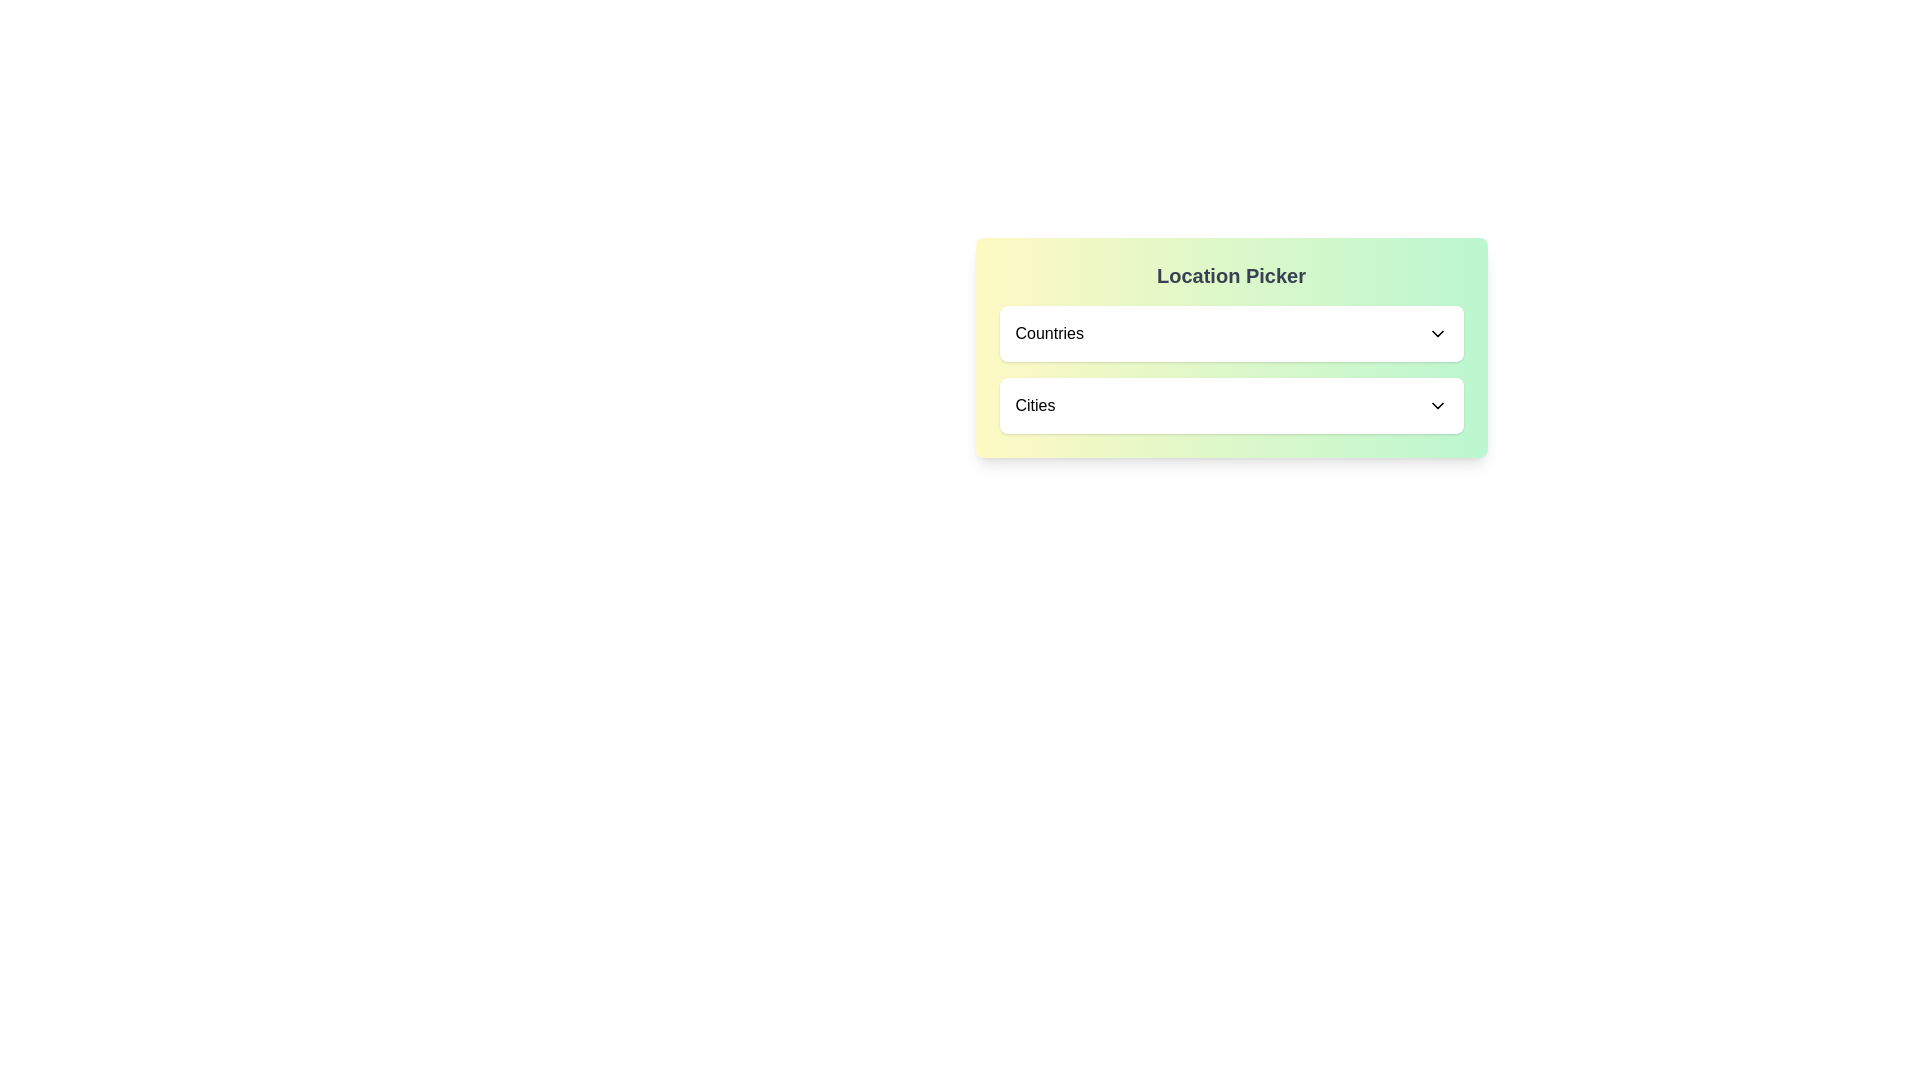 This screenshot has height=1080, width=1920. I want to click on the dropdown menu for selecting cities, located below the 'Countries' box, so click(1230, 405).